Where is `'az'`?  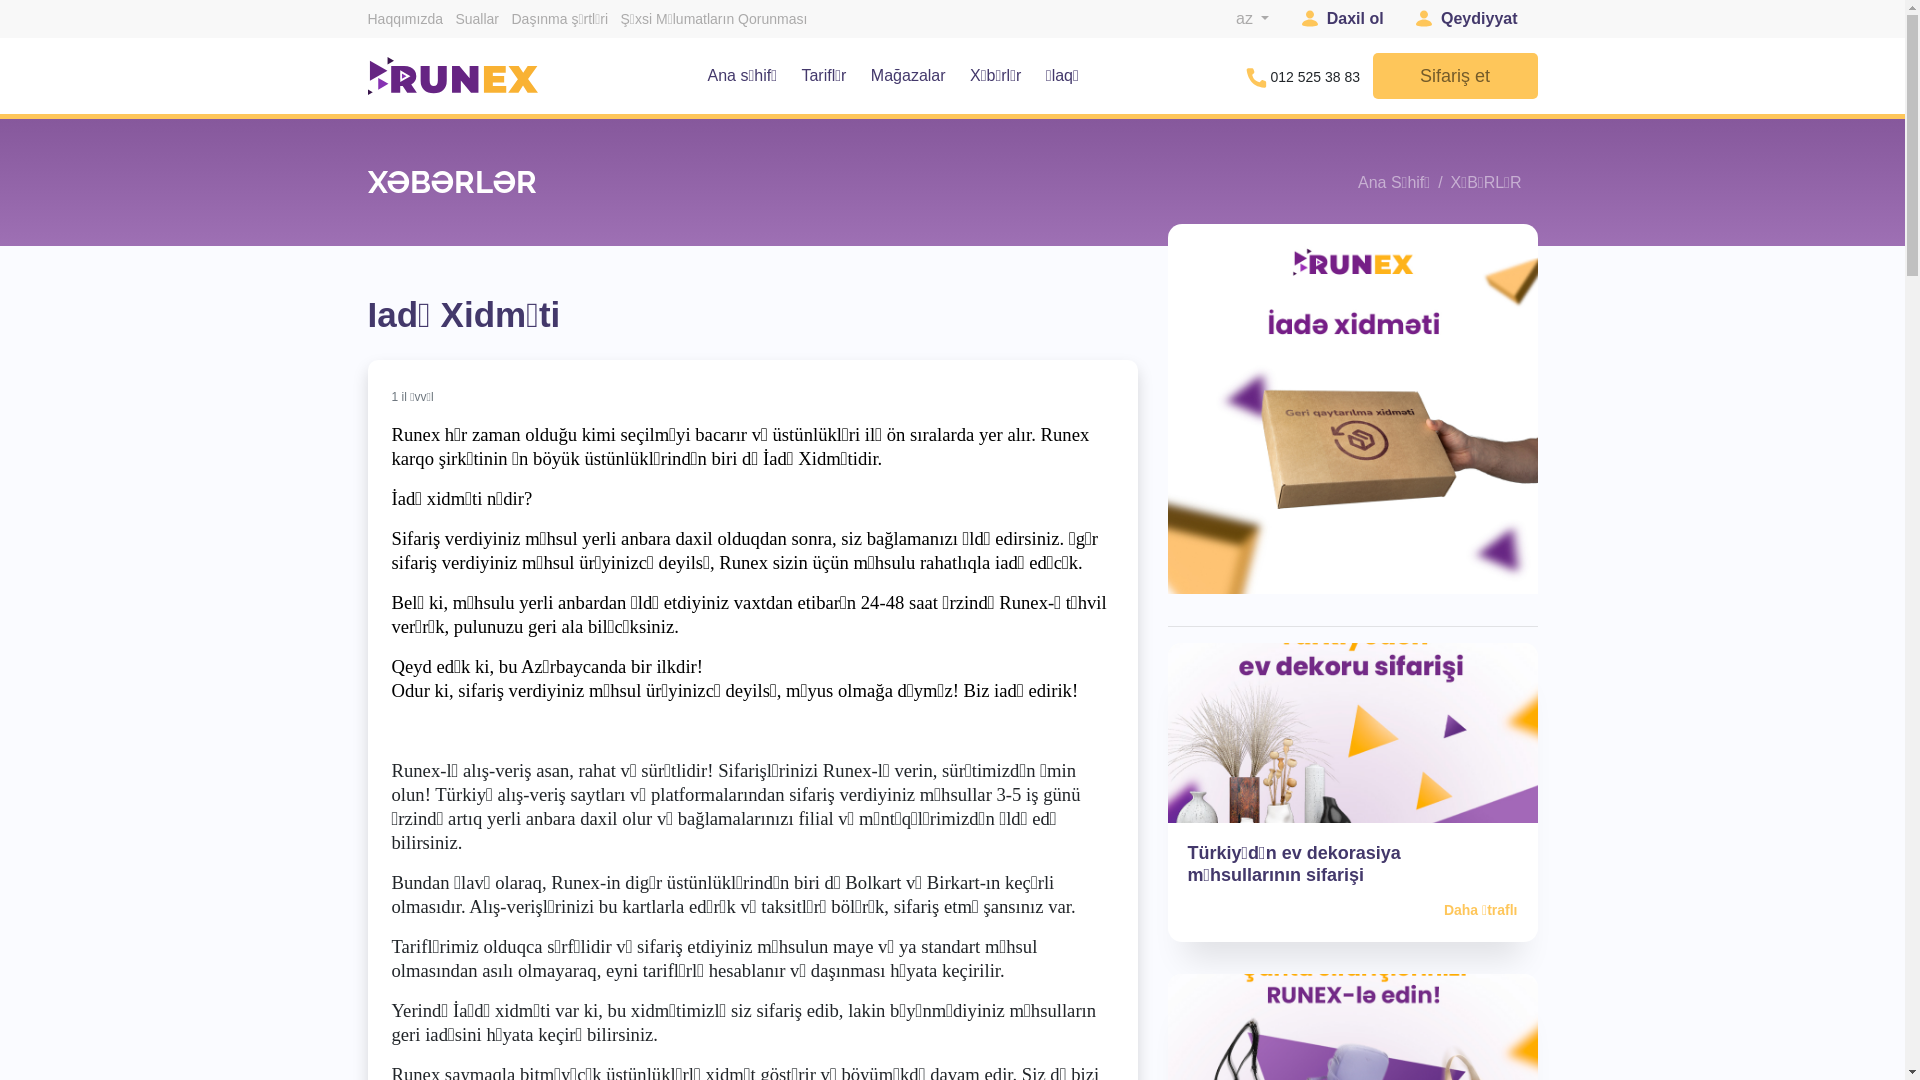 'az' is located at coordinates (1251, 18).